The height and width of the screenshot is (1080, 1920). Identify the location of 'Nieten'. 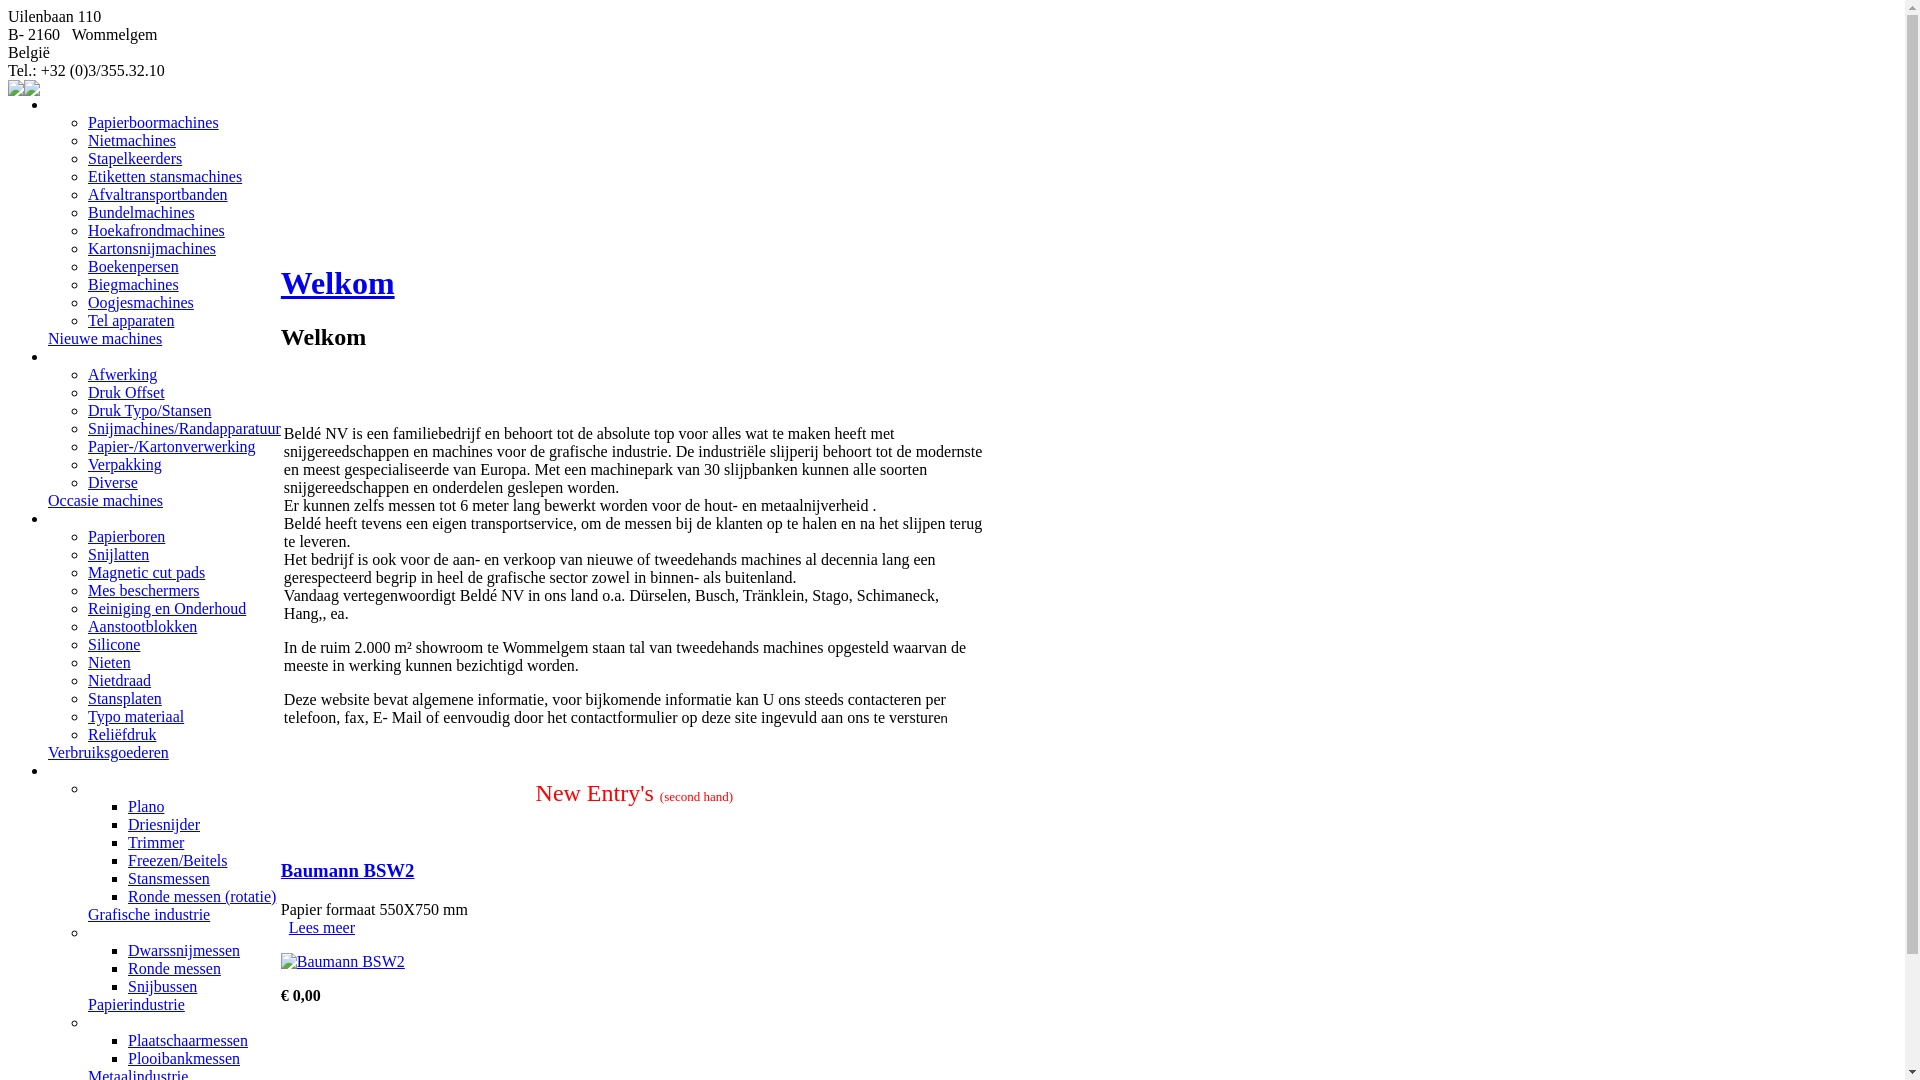
(108, 662).